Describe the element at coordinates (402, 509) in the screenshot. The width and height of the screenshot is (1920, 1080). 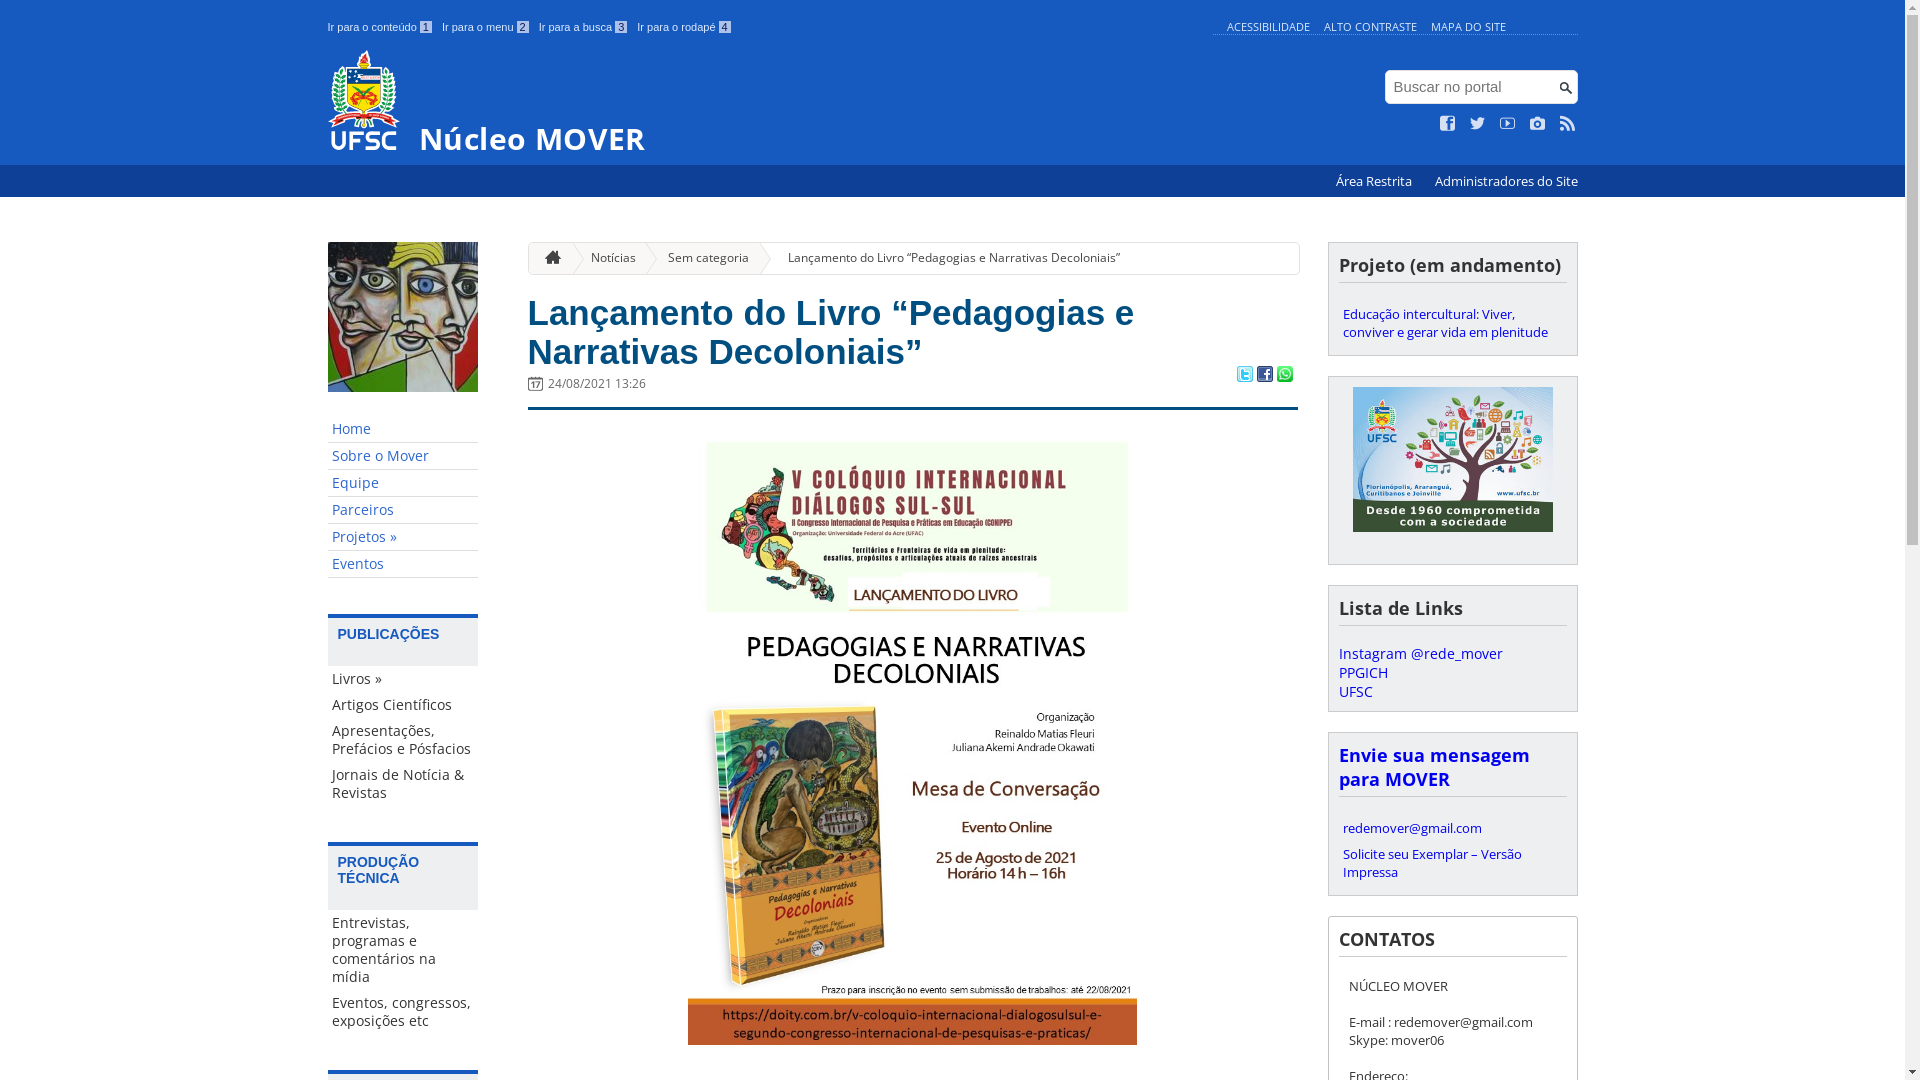
I see `'Parceiros'` at that location.